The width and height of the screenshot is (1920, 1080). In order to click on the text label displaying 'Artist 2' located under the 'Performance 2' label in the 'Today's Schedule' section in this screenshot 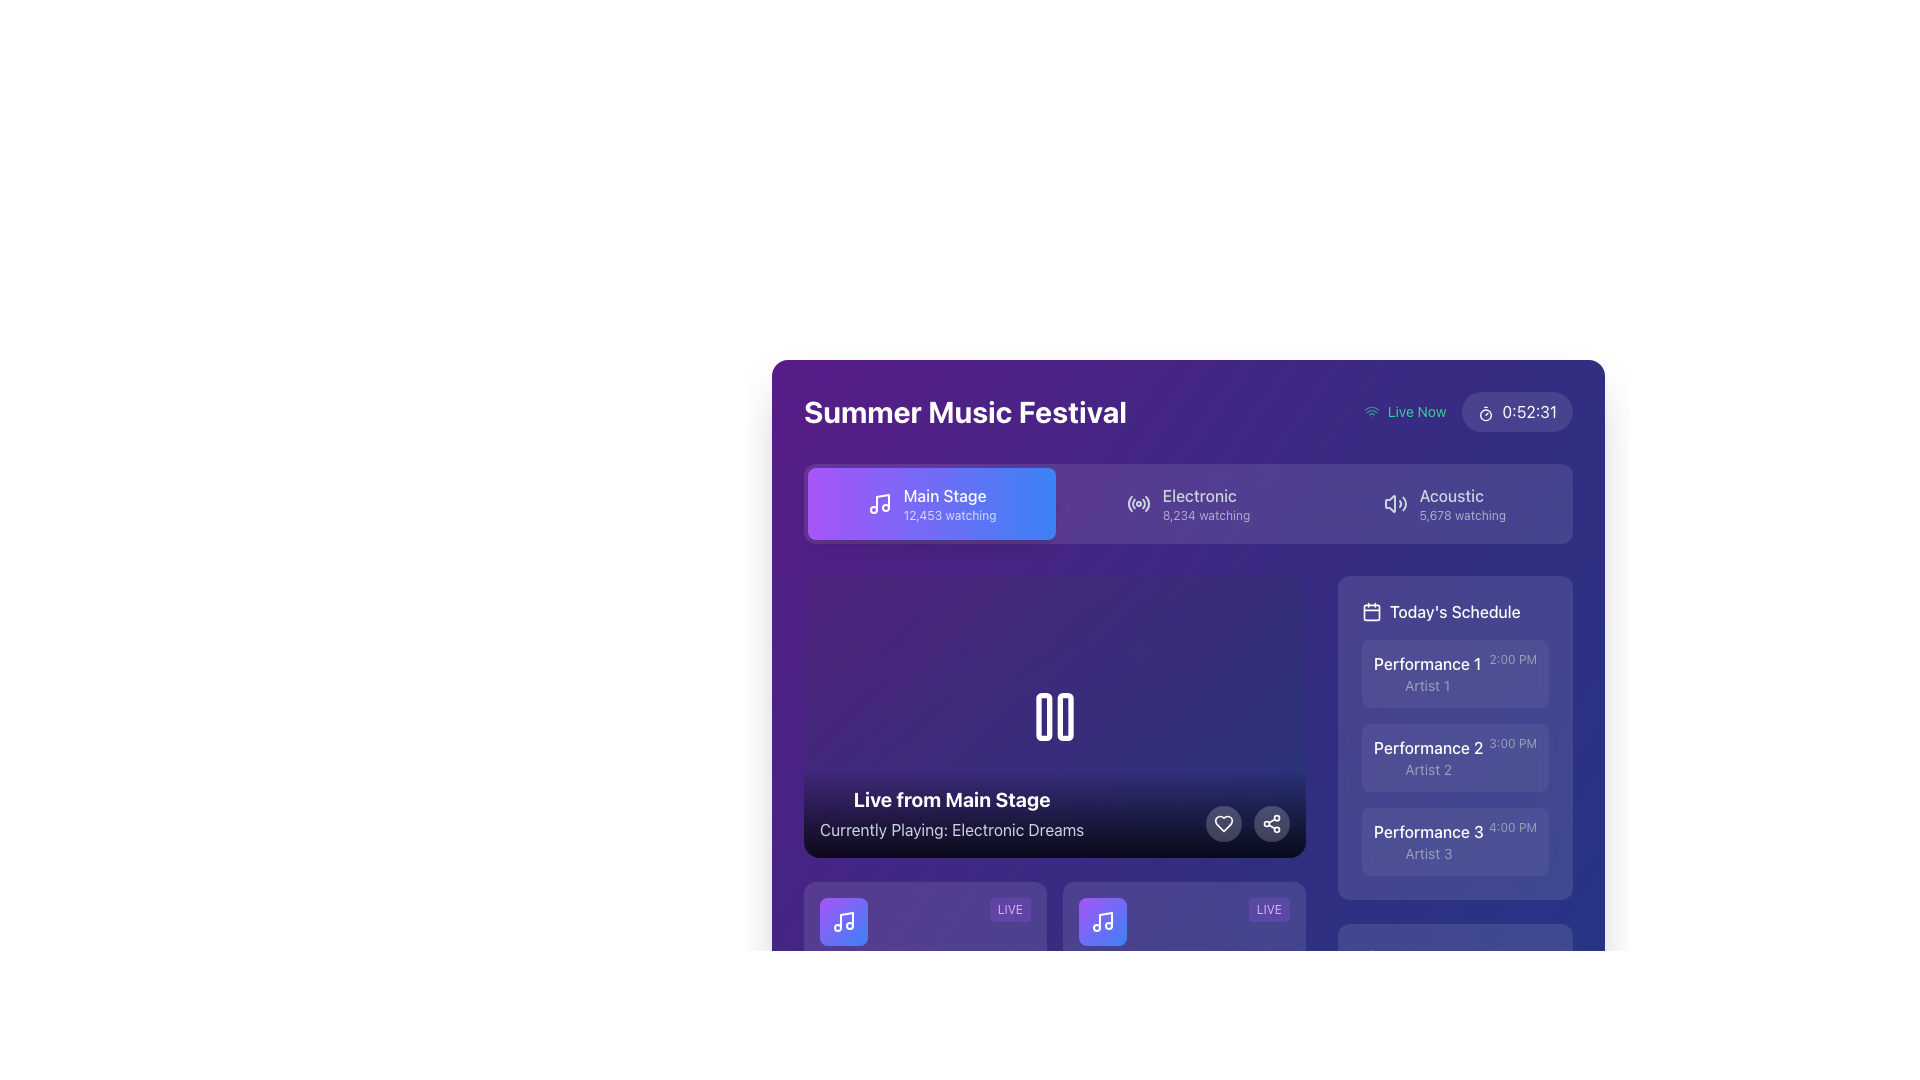, I will do `click(1427, 769)`.